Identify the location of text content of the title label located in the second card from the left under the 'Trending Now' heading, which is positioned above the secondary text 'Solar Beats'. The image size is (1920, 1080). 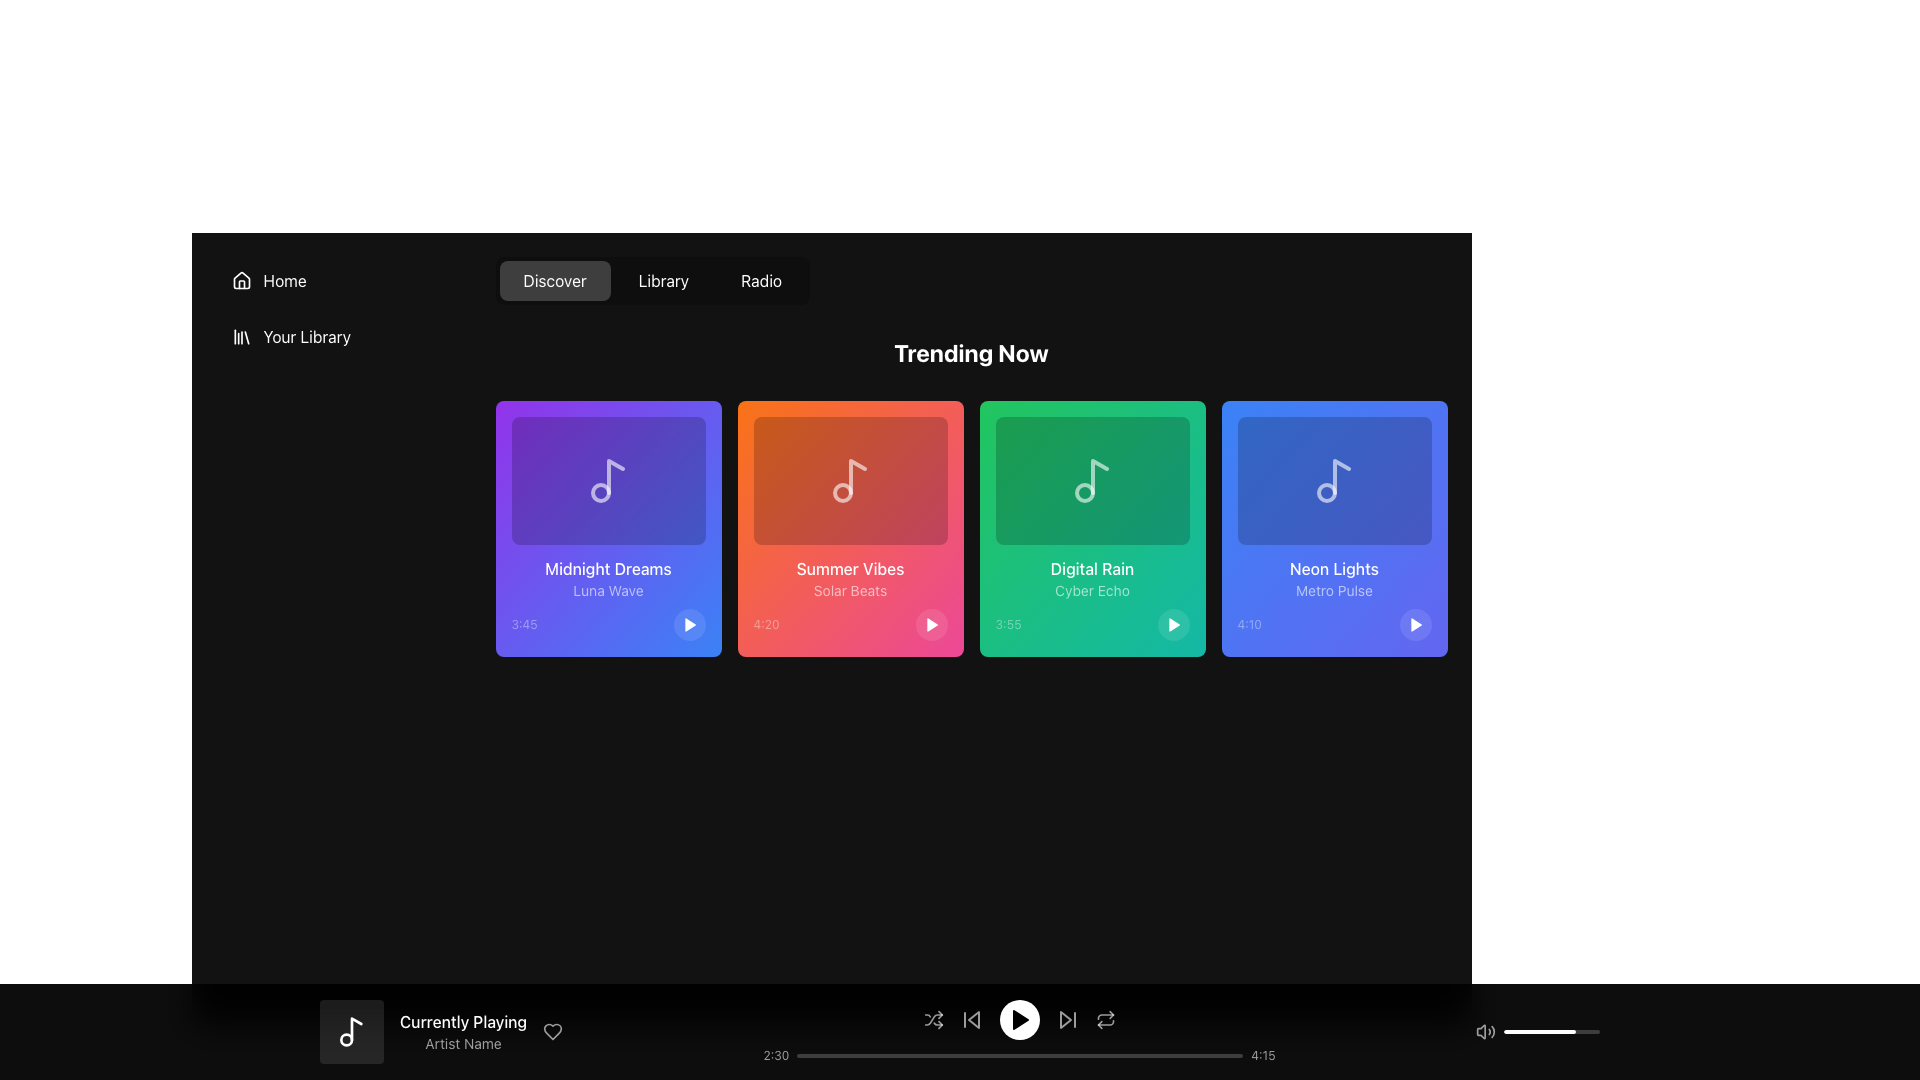
(850, 569).